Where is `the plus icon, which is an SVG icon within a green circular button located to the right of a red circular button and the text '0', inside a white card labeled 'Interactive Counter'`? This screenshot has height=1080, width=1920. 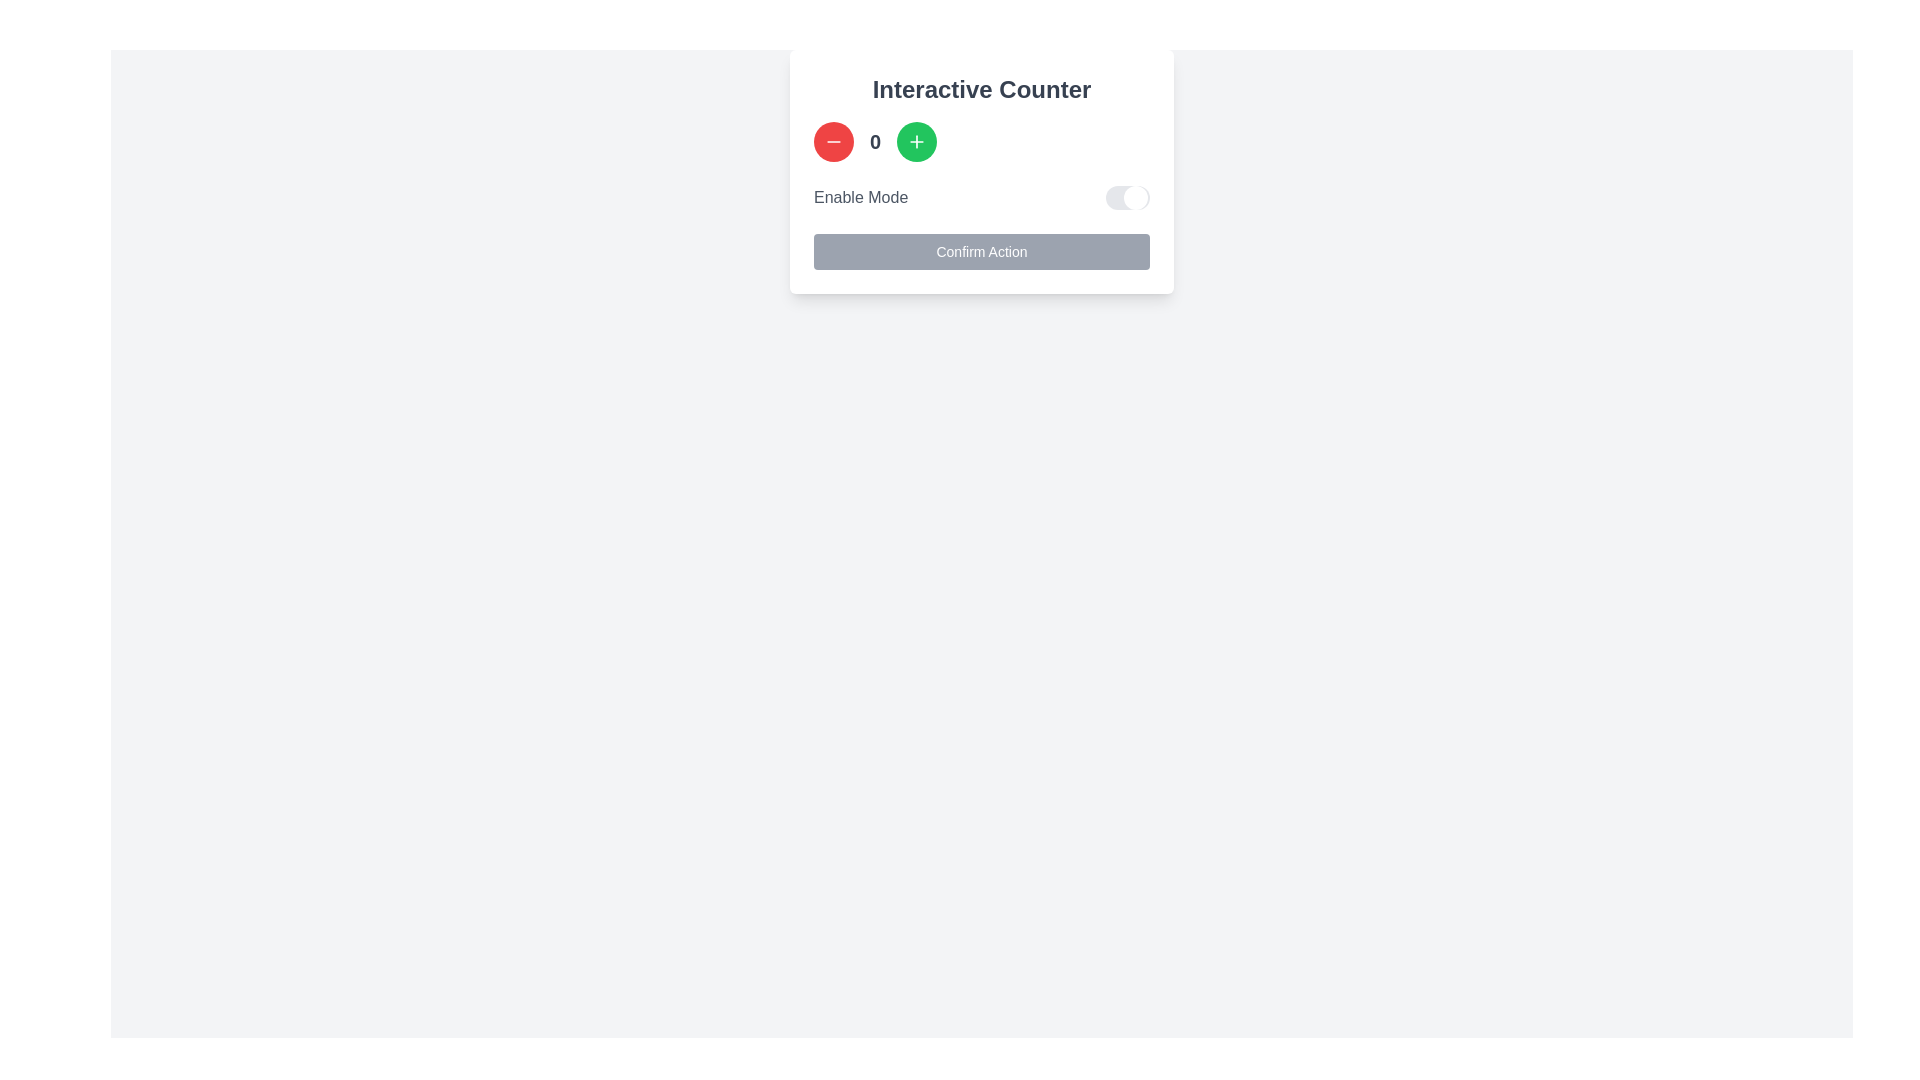
the plus icon, which is an SVG icon within a green circular button located to the right of a red circular button and the text '0', inside a white card labeled 'Interactive Counter' is located at coordinates (916, 141).